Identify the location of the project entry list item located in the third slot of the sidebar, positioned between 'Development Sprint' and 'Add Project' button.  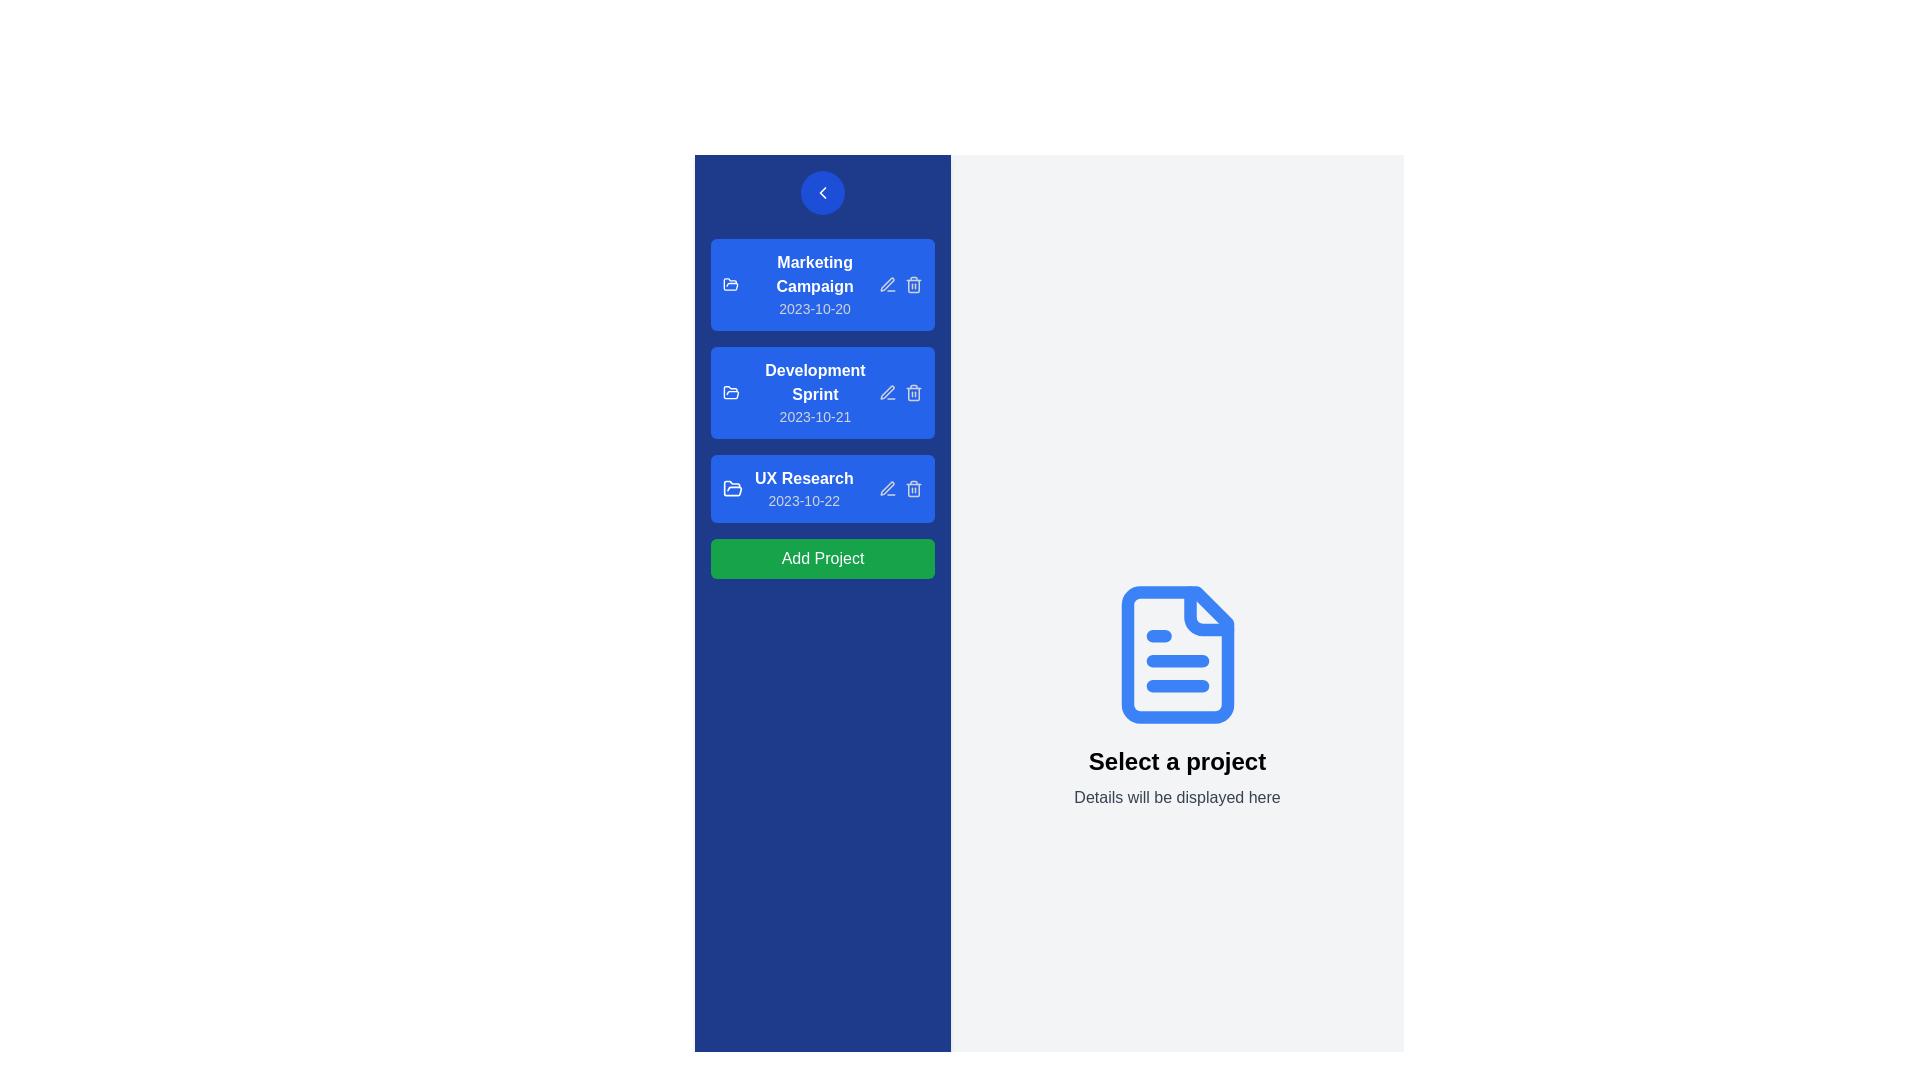
(822, 489).